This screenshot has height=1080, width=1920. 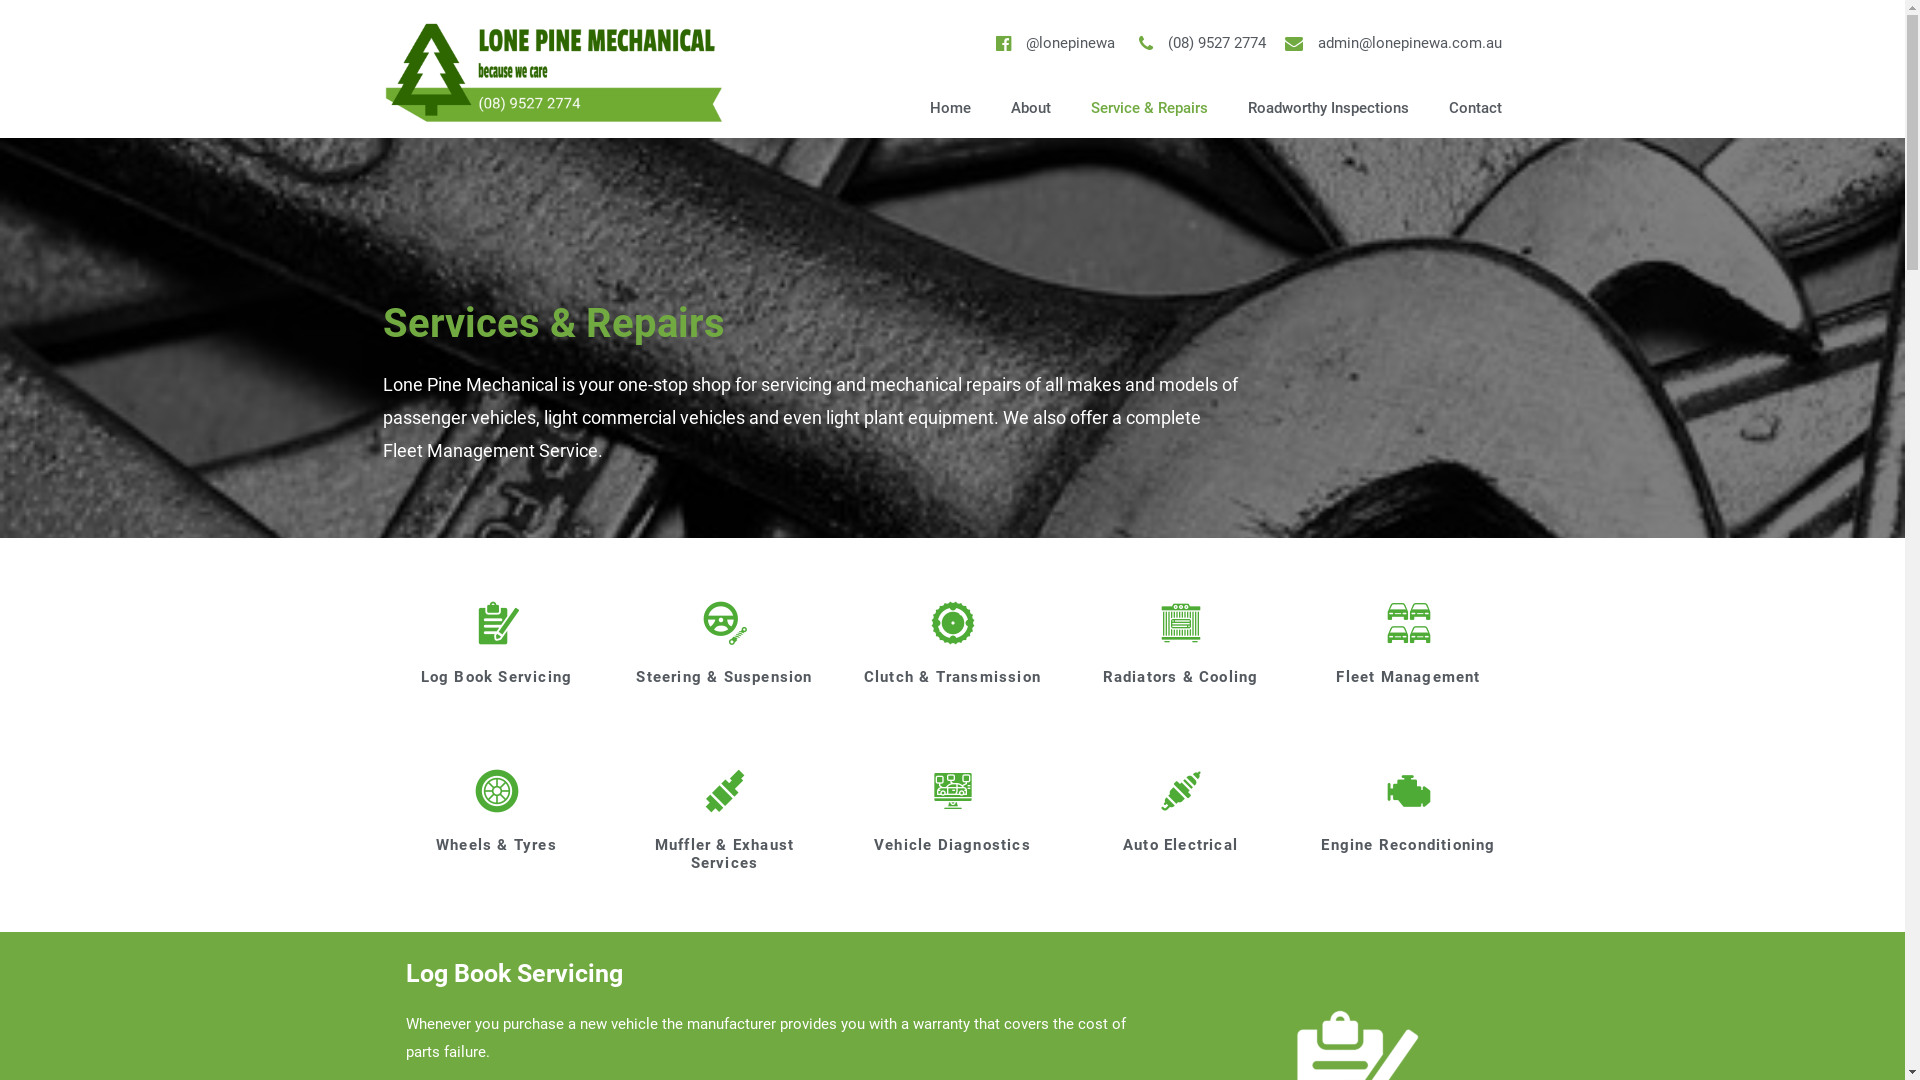 I want to click on 'clutch', so click(x=952, y=622).